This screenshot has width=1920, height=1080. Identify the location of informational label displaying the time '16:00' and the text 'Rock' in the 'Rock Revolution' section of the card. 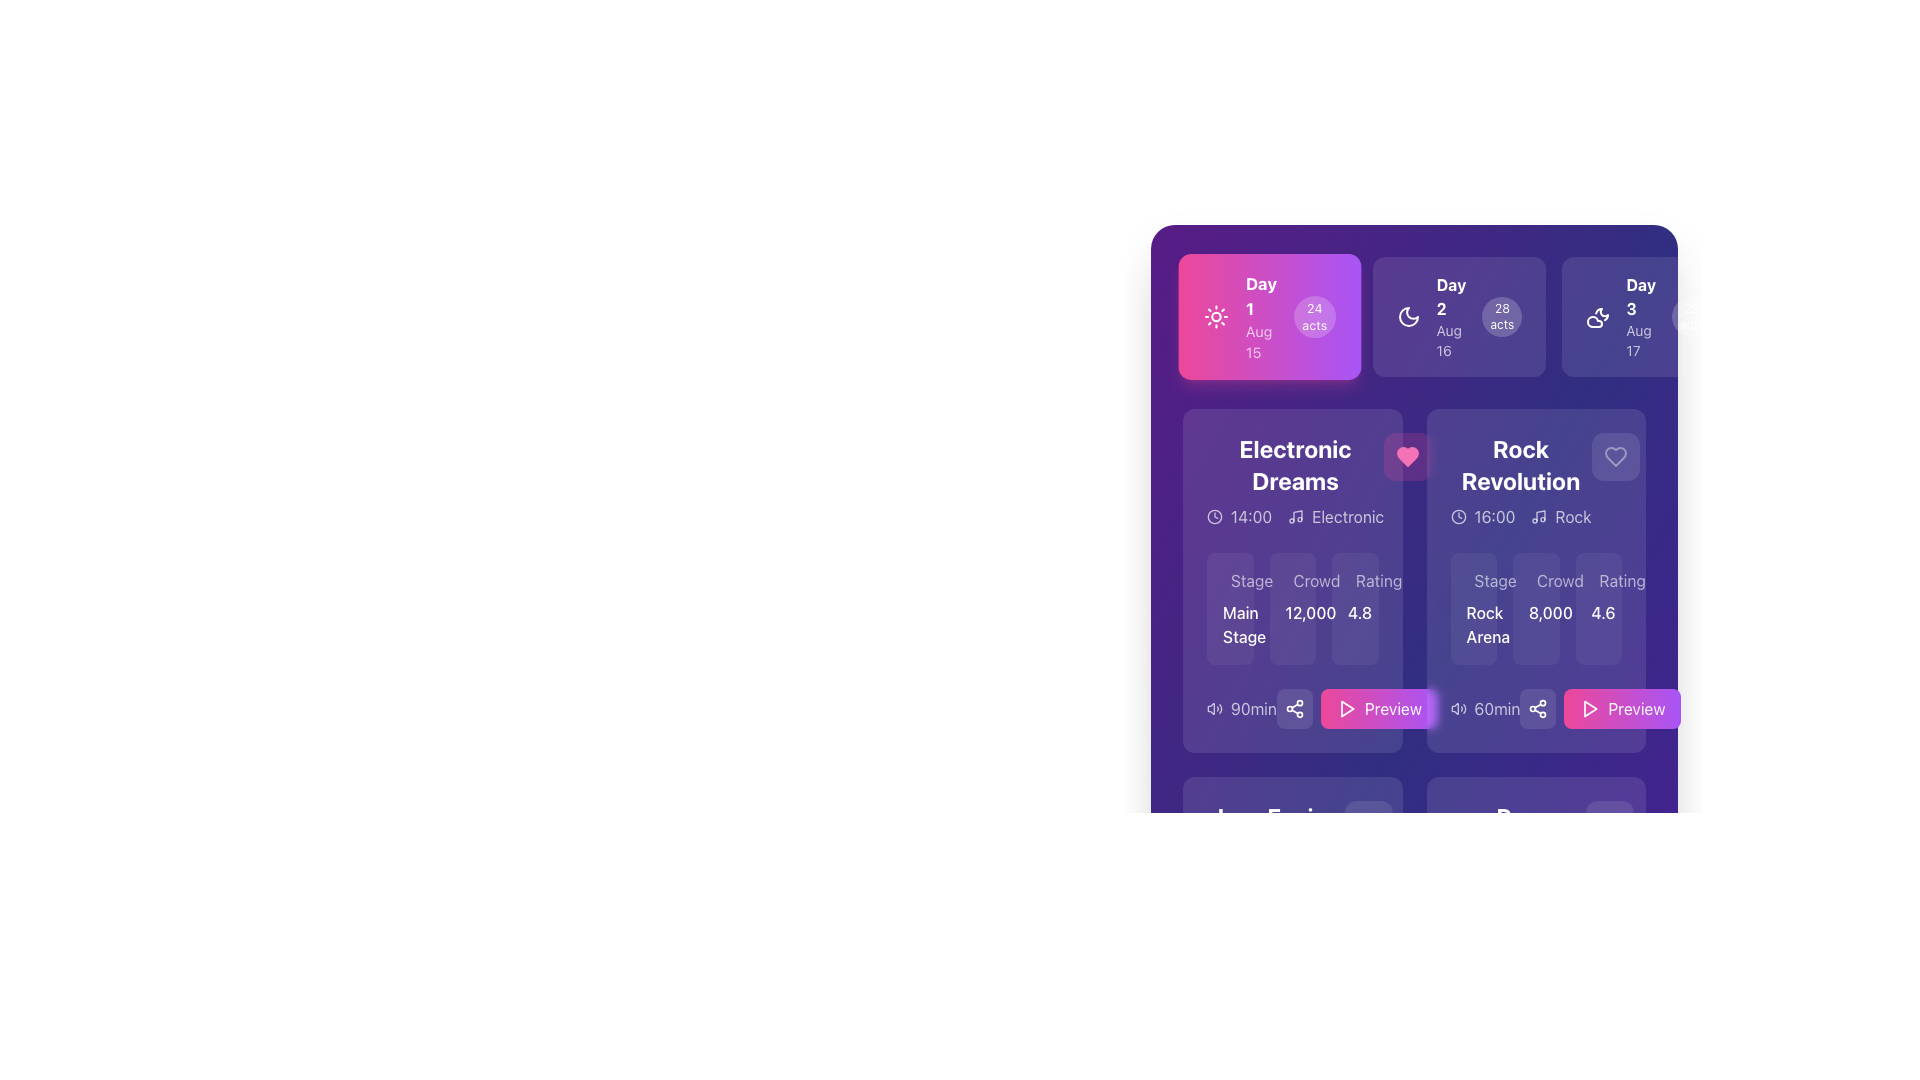
(1520, 515).